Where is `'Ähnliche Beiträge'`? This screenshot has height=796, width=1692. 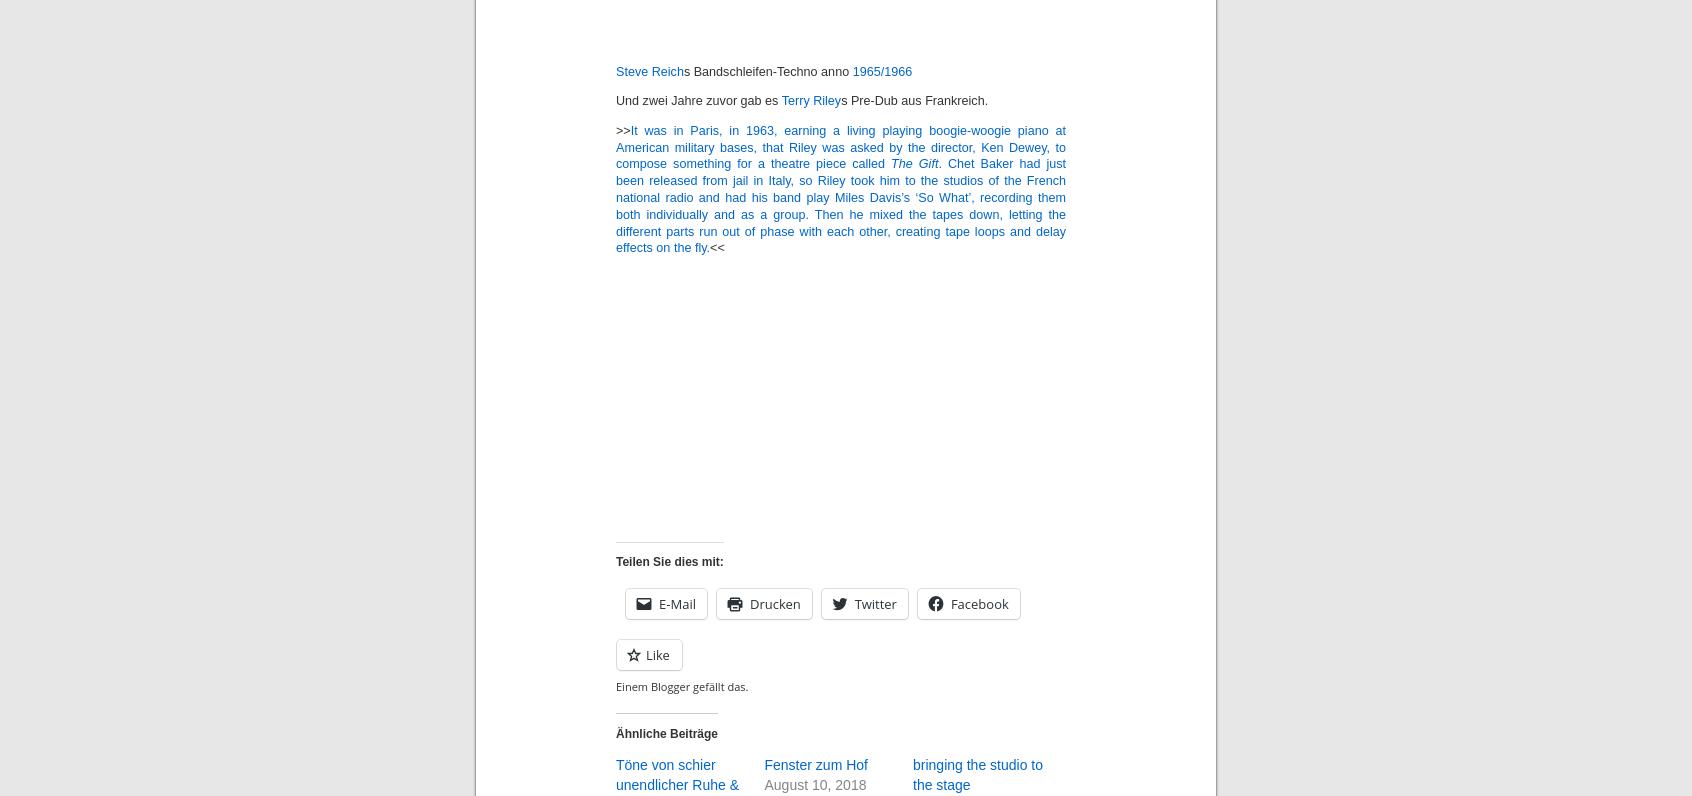 'Ähnliche Beiträge' is located at coordinates (615, 732).